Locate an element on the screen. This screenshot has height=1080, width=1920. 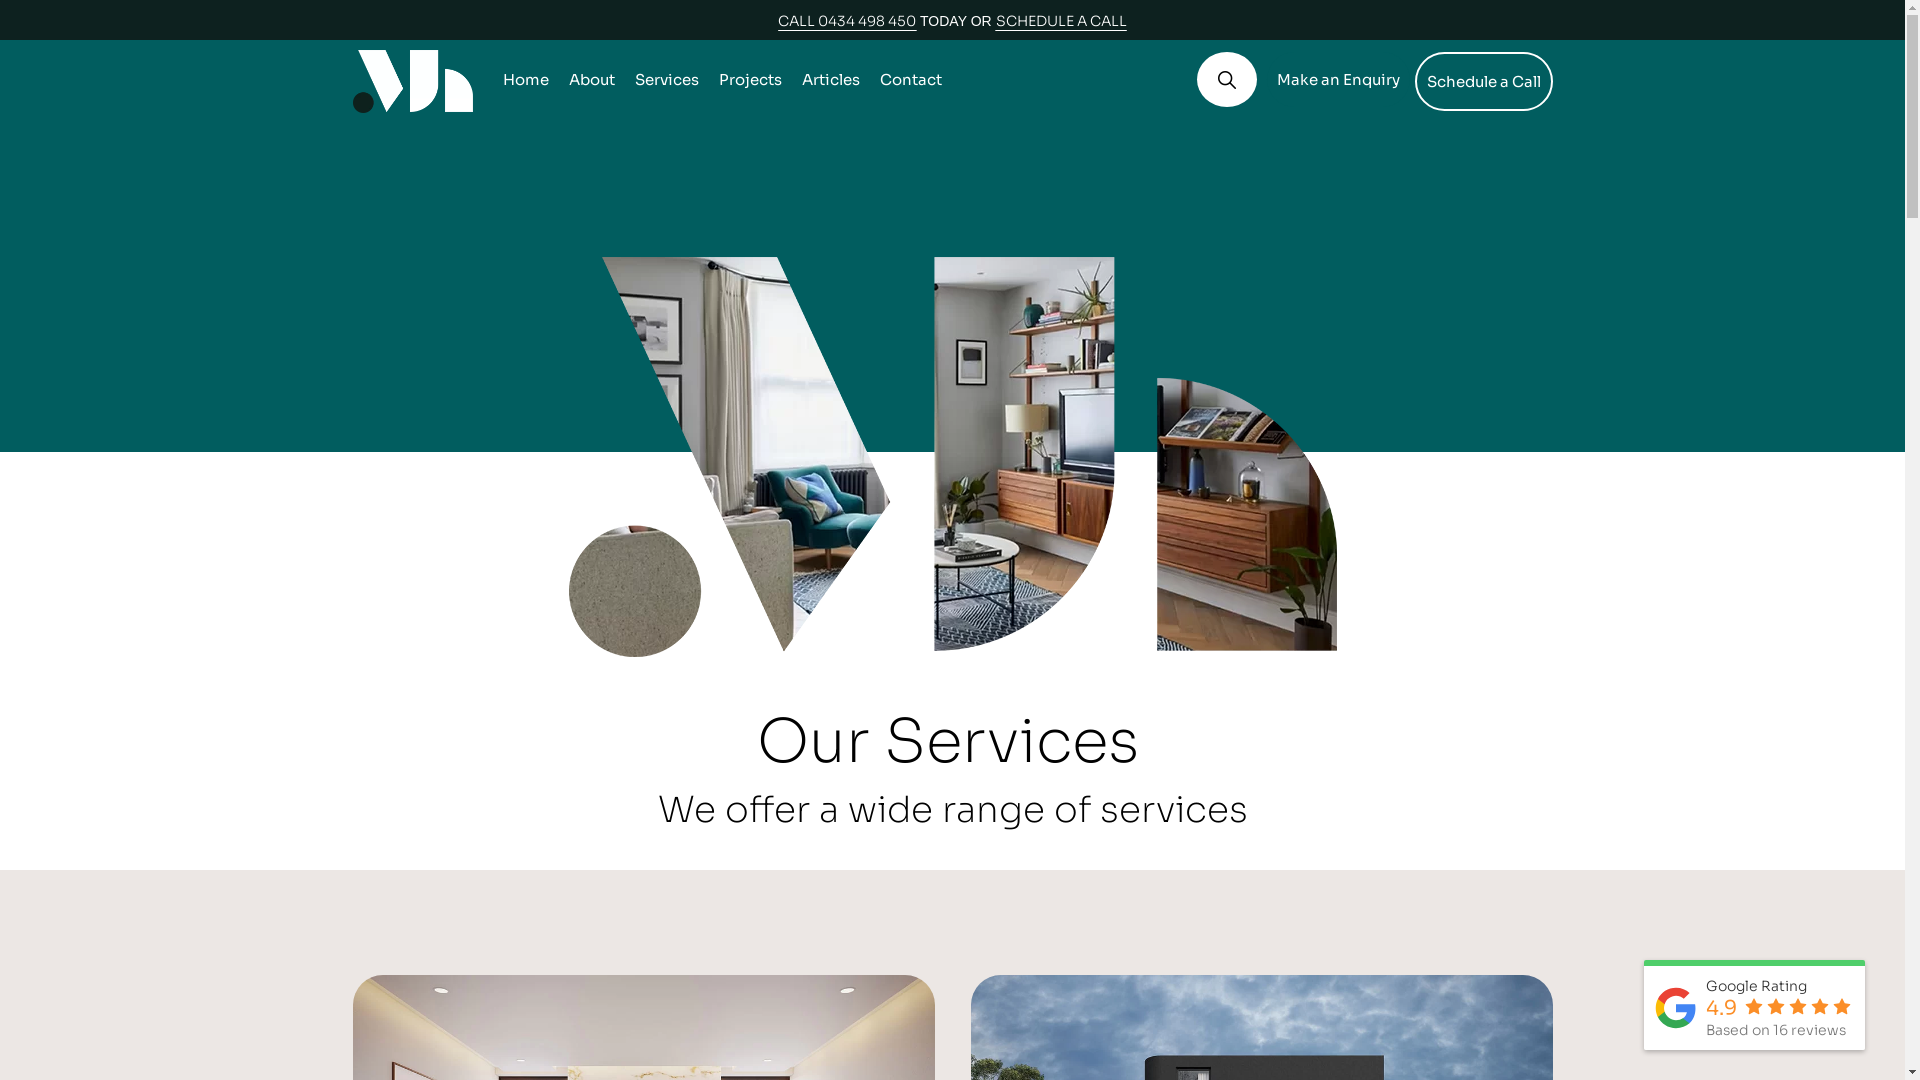
'Contact' is located at coordinates (910, 78).